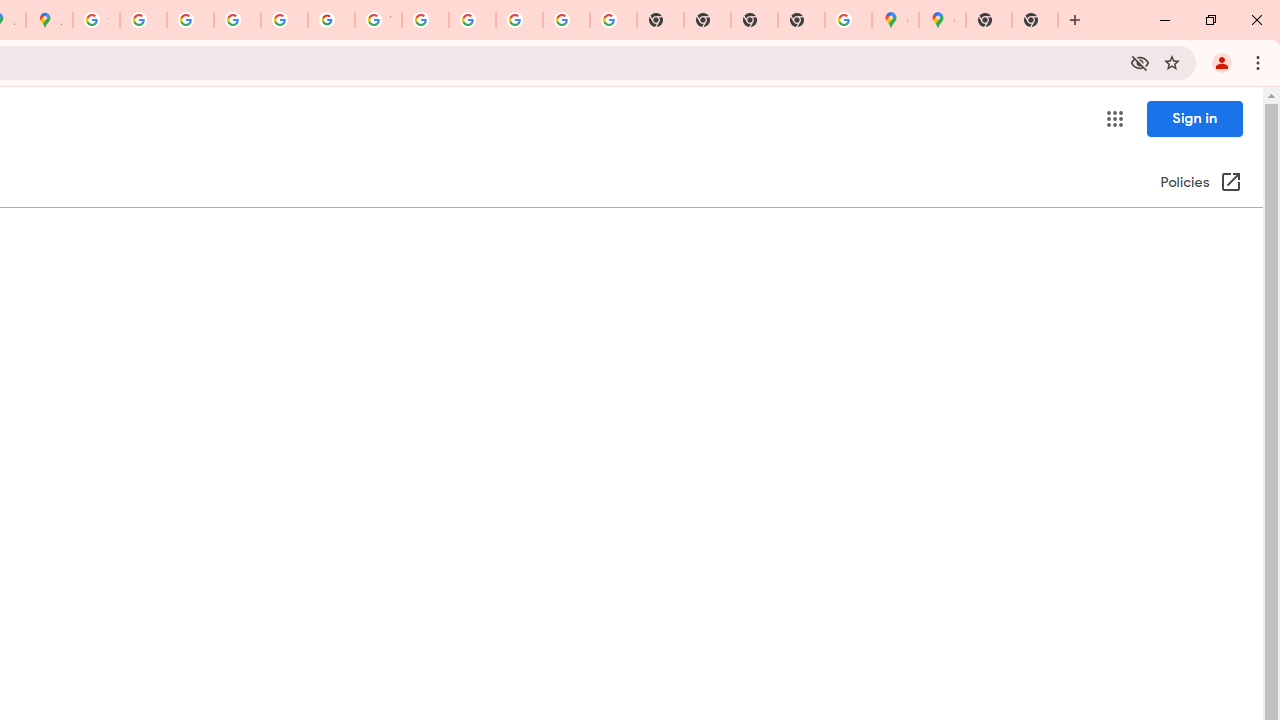 The width and height of the screenshot is (1280, 720). Describe the element at coordinates (1035, 20) in the screenshot. I see `'New Tab'` at that location.